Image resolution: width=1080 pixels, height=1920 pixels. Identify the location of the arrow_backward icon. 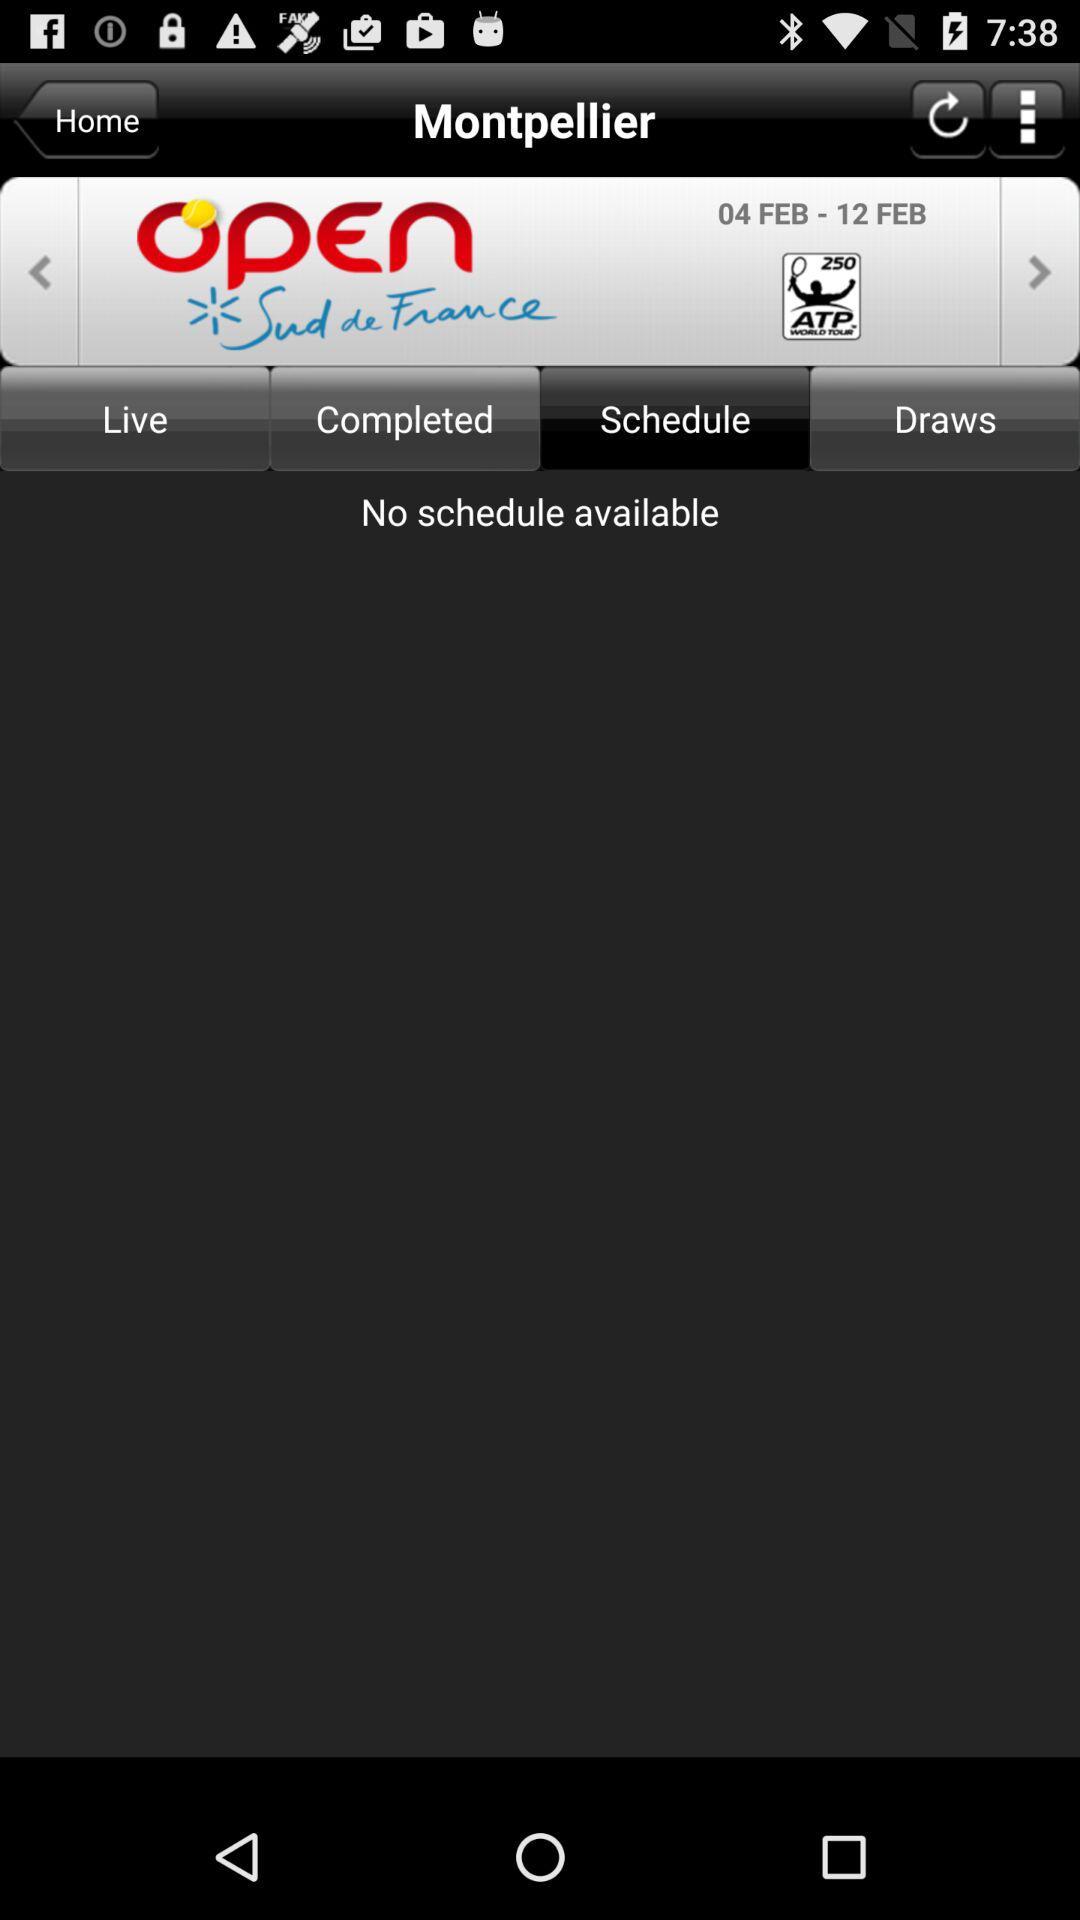
(39, 289).